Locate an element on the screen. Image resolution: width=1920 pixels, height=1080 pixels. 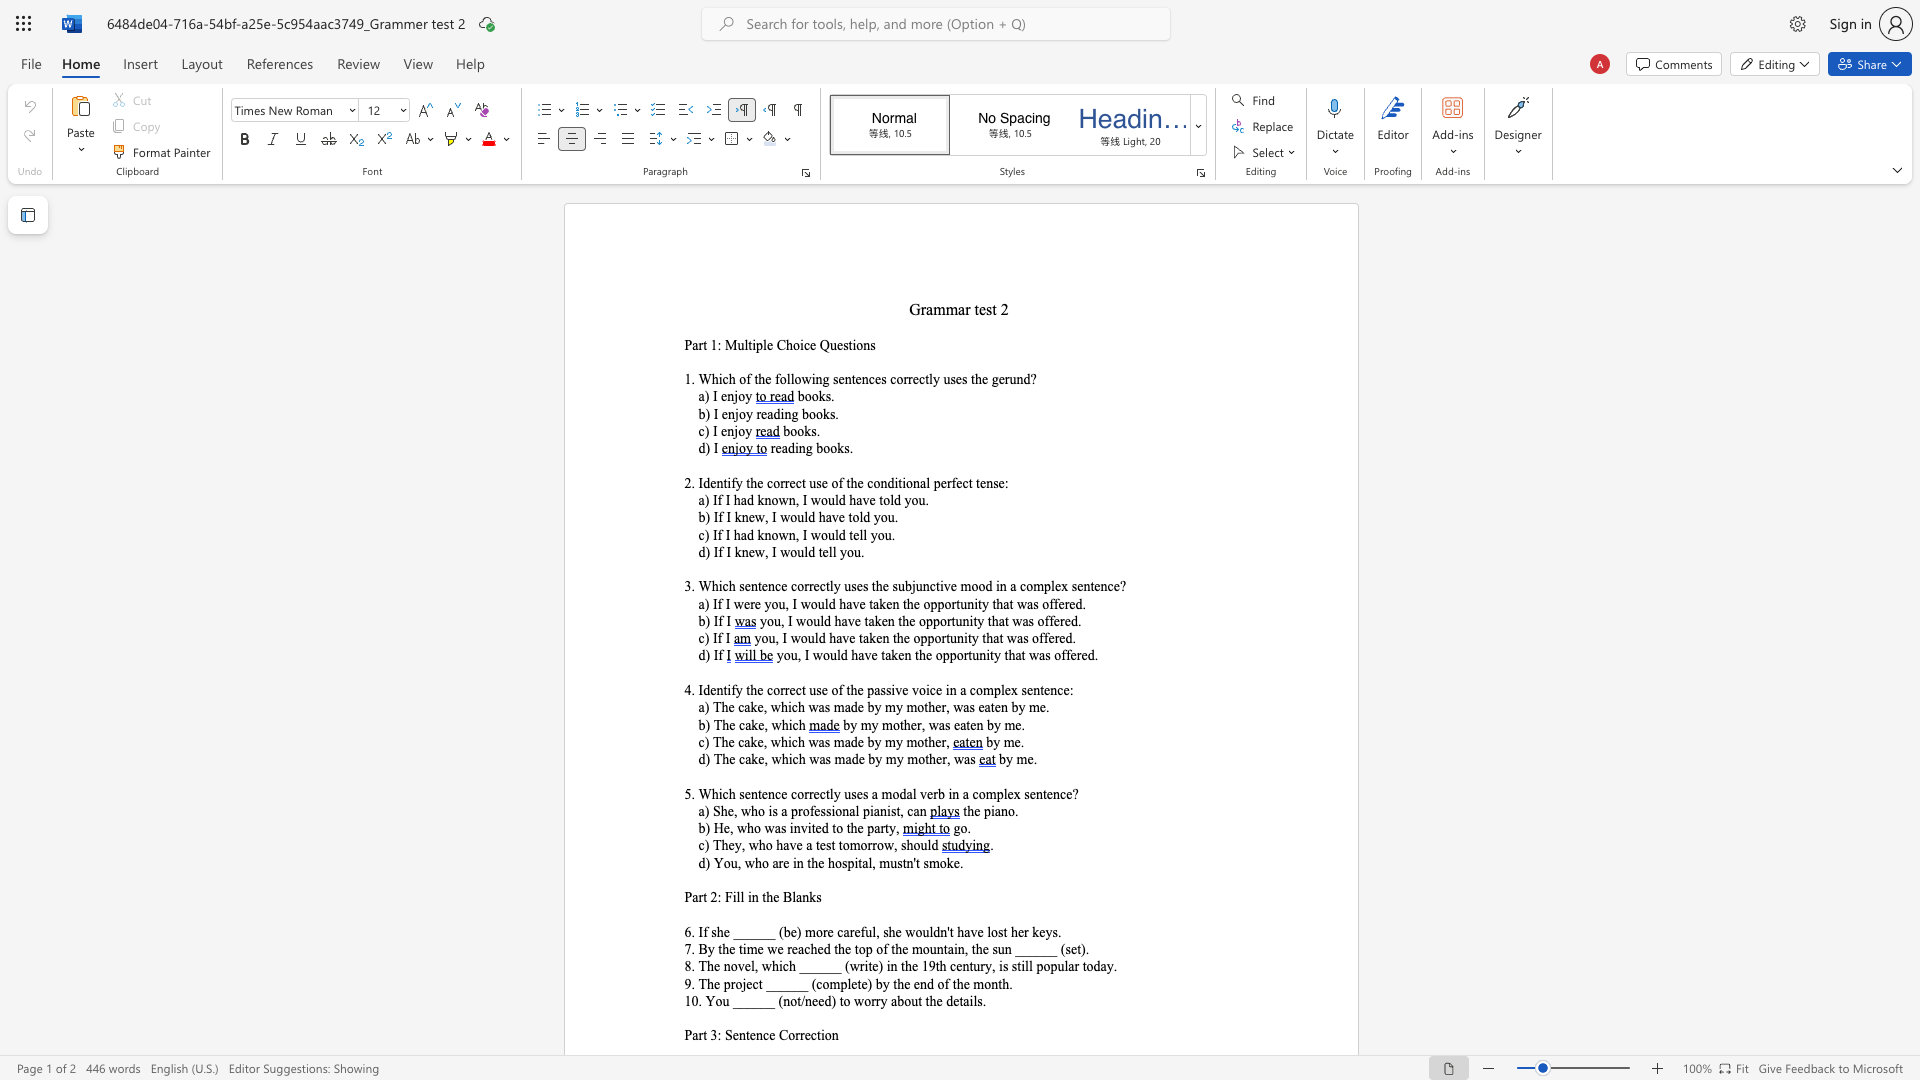
the subset text "n, I would tell" within the text "c) If I had known, I would tell you." is located at coordinates (787, 534).